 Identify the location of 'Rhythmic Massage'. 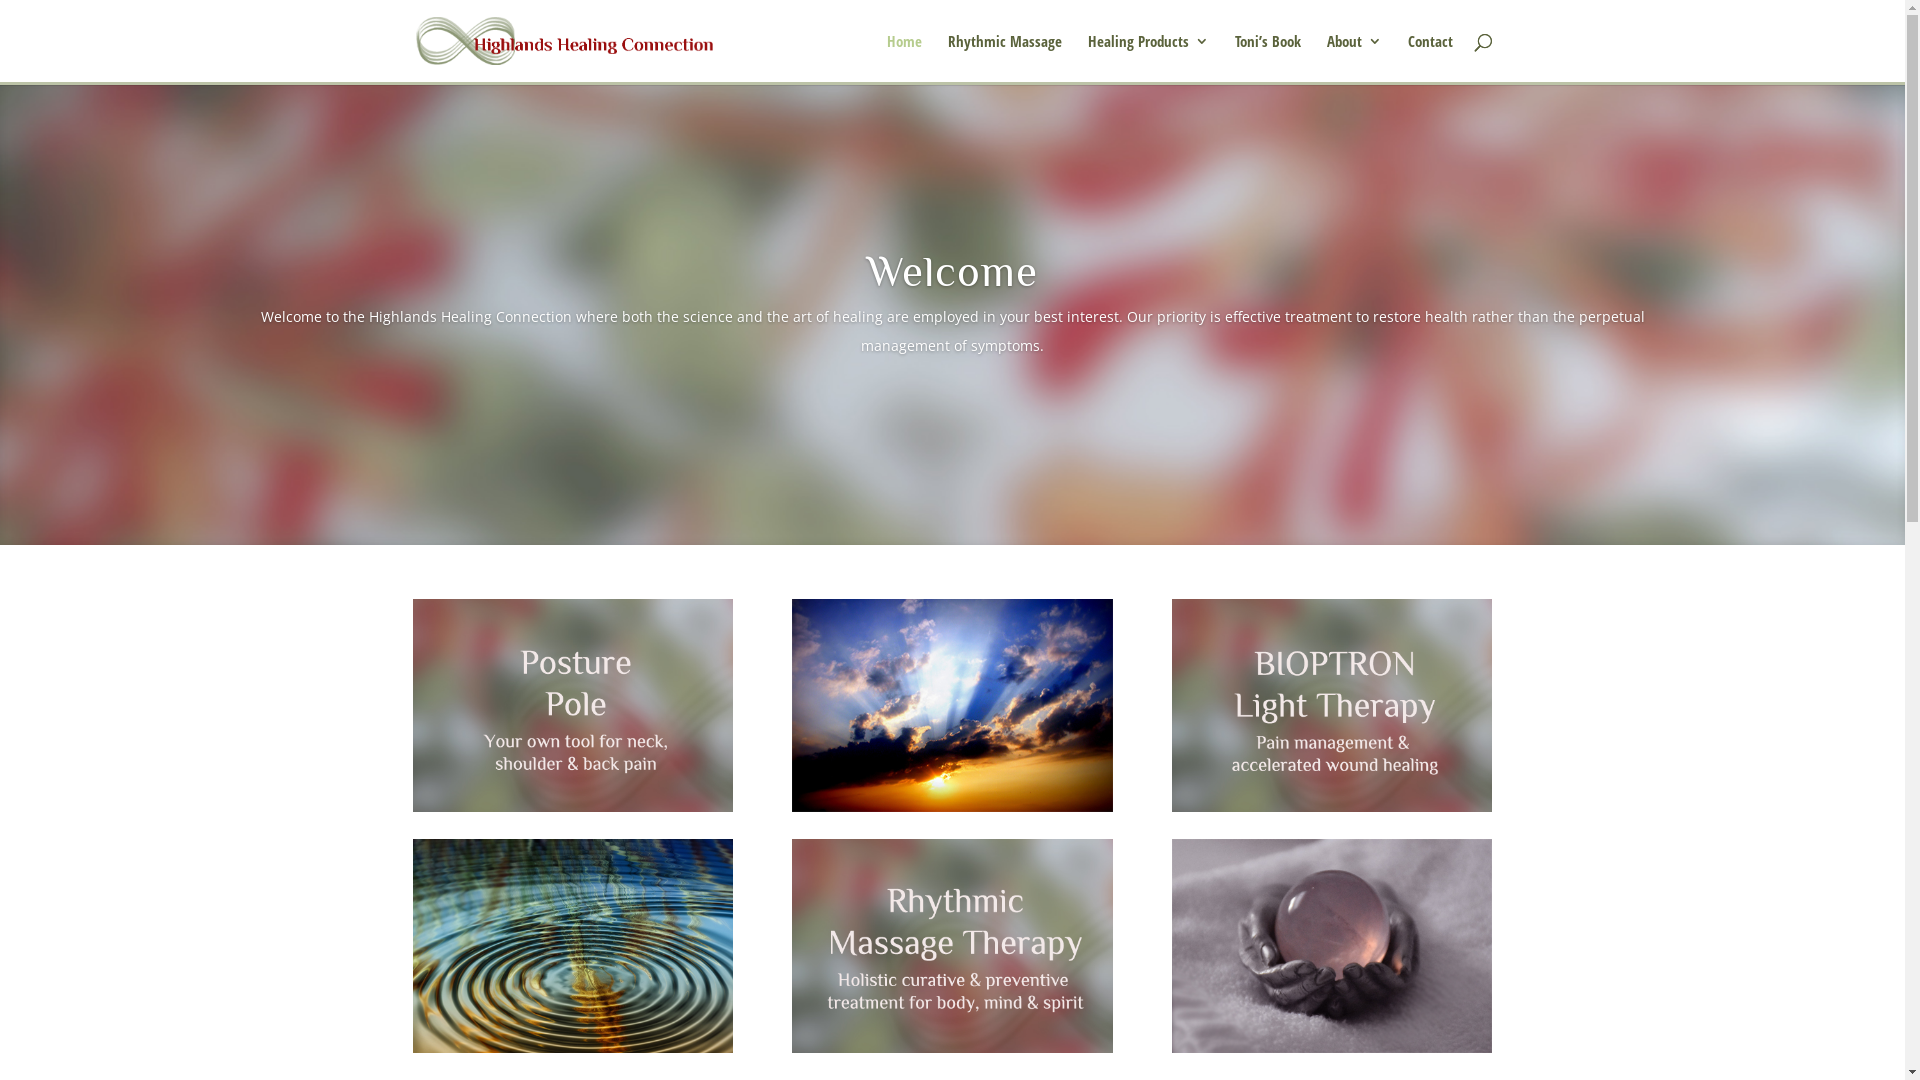
(1004, 56).